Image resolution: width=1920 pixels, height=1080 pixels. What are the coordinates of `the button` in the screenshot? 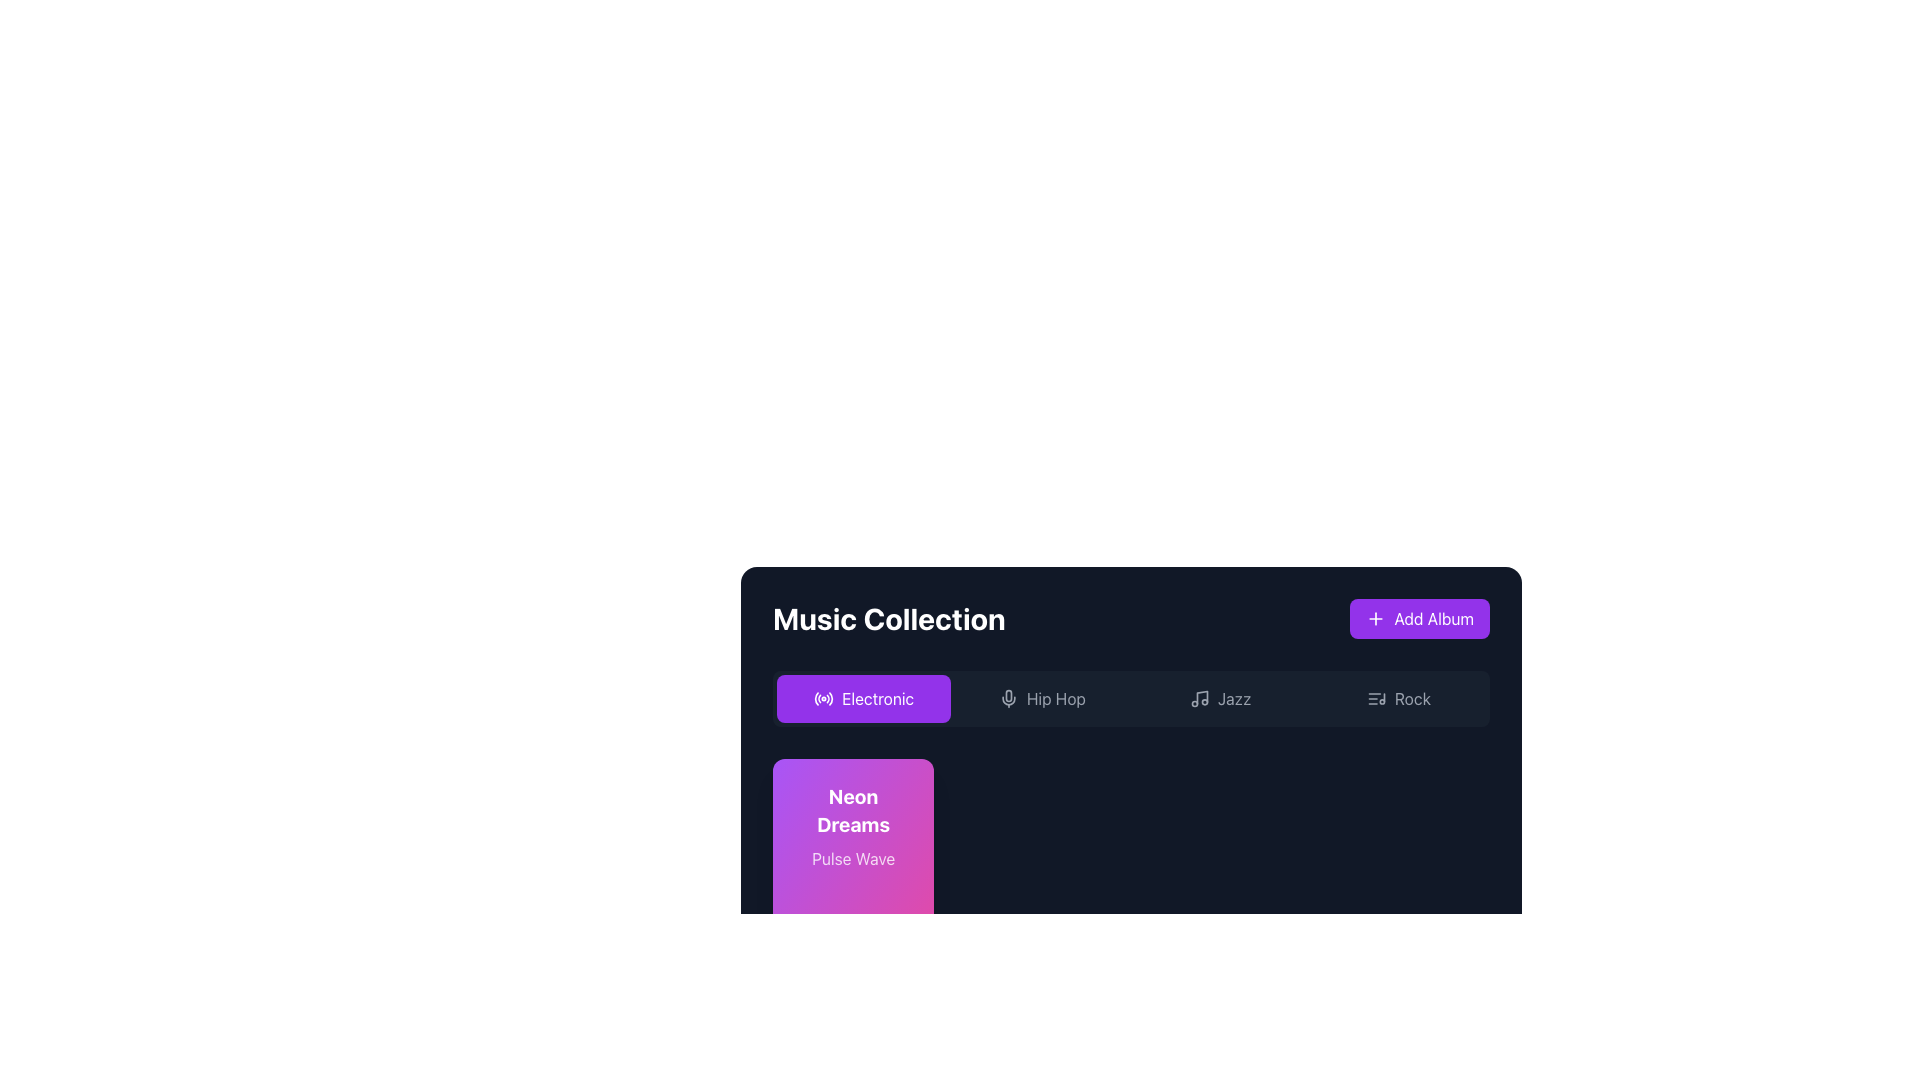 It's located at (1041, 697).